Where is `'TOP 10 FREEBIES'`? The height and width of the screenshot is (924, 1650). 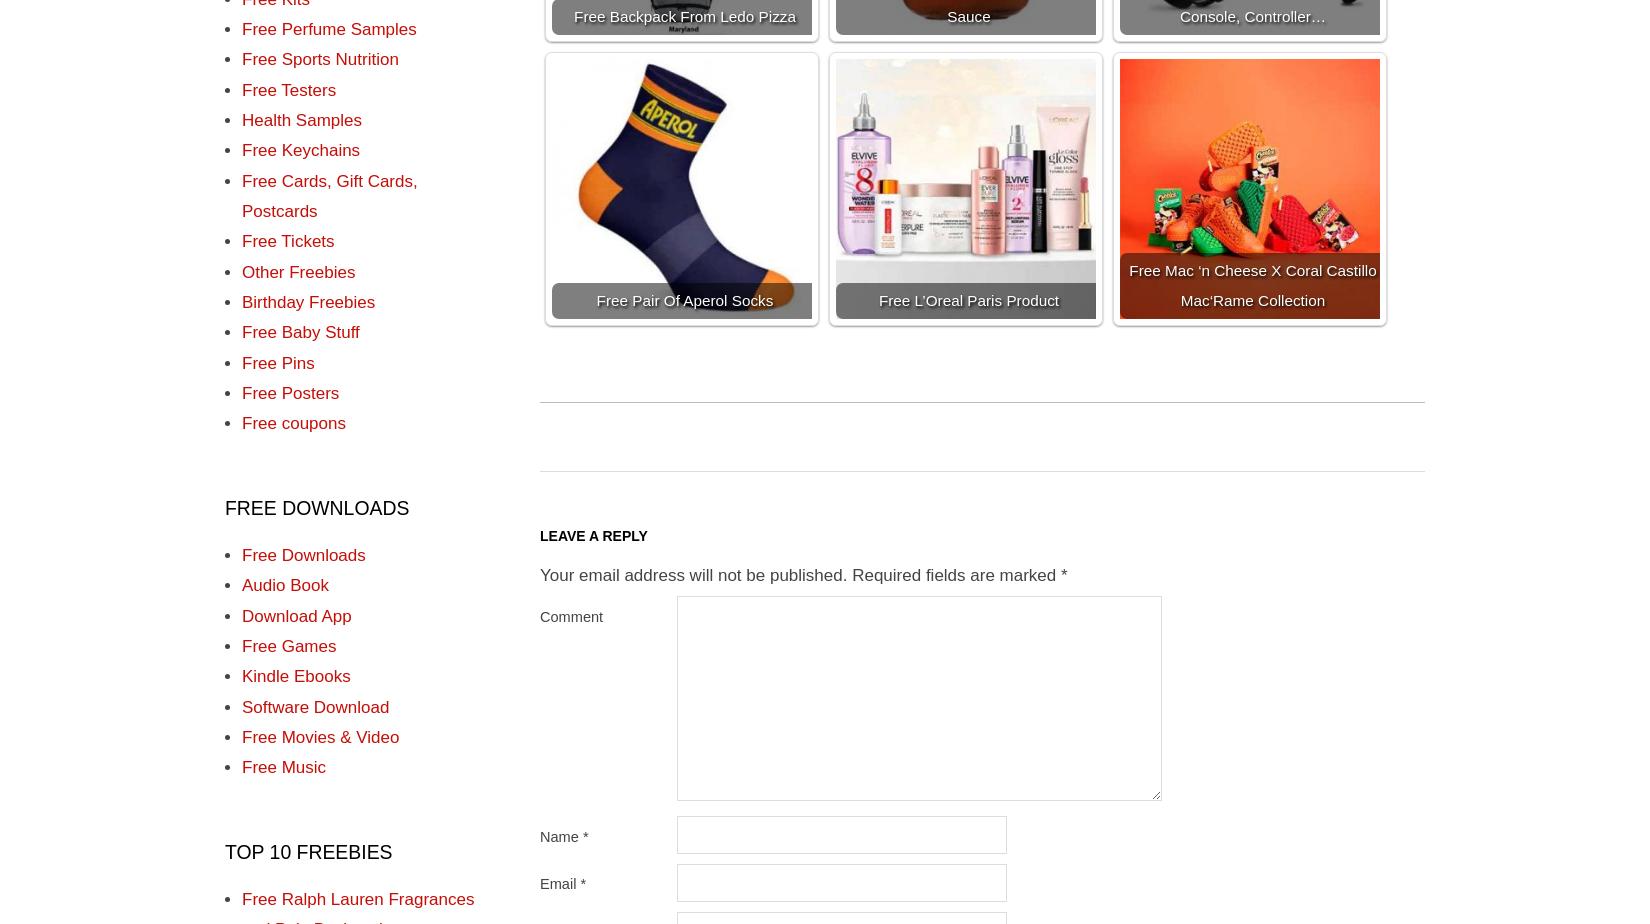 'TOP 10 FREEBIES' is located at coordinates (308, 851).